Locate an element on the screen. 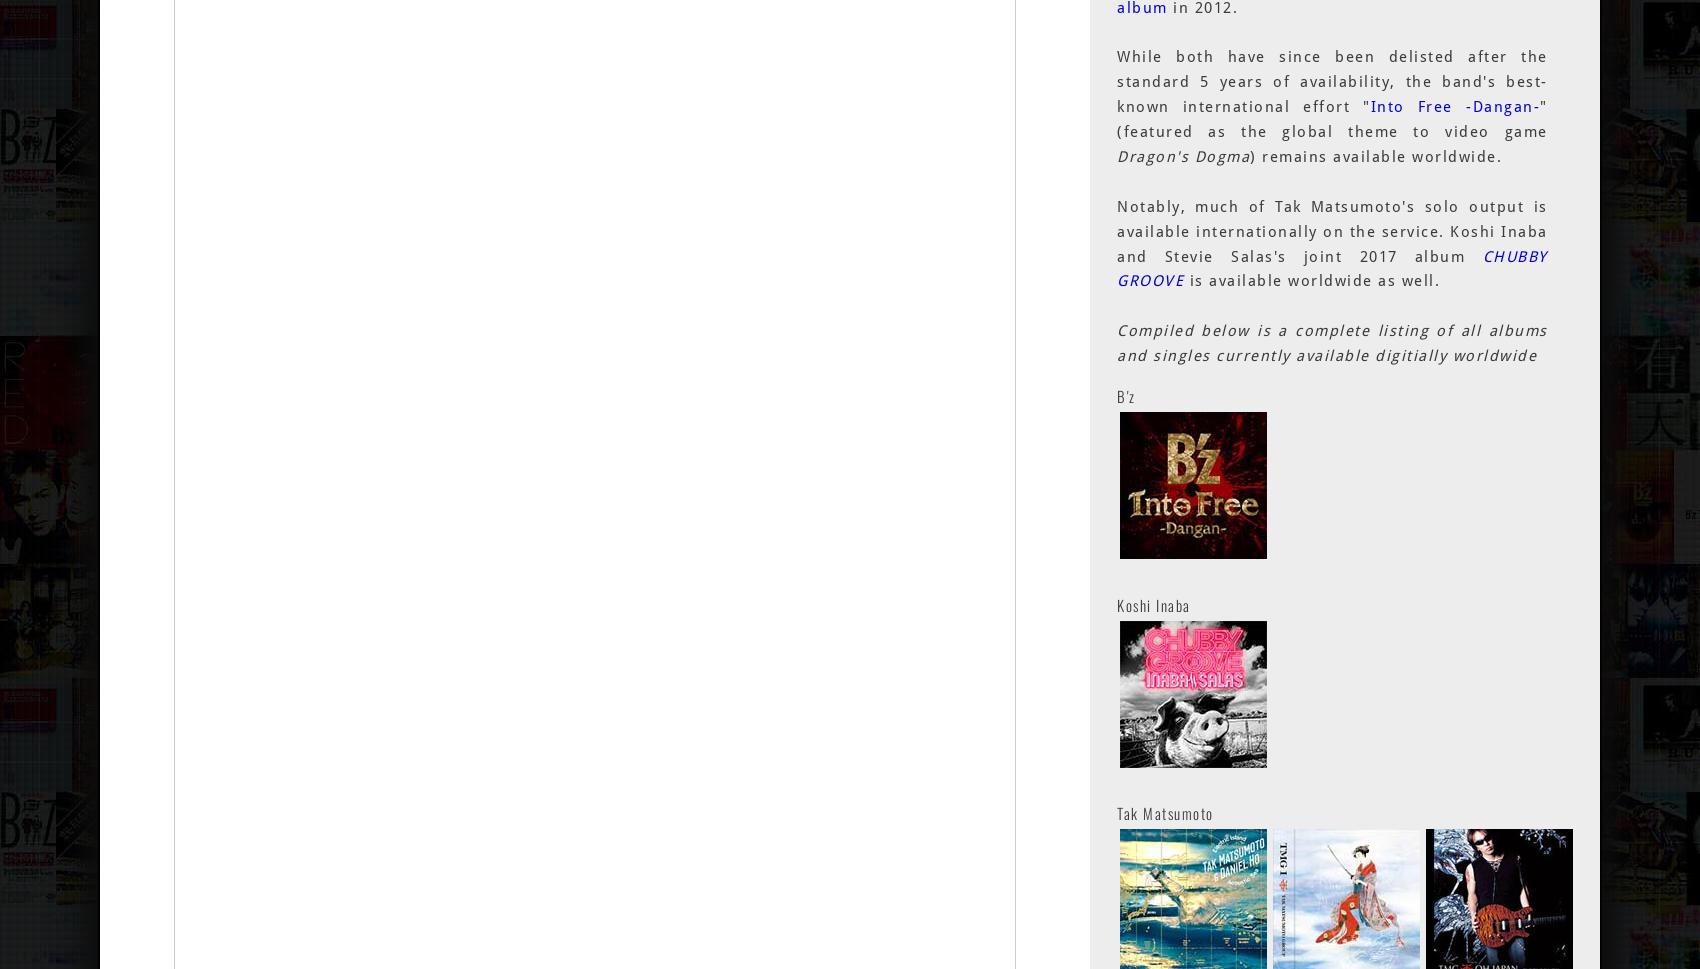 The image size is (1700, 969). '" (featured as the global theme to video game' is located at coordinates (1331, 119).